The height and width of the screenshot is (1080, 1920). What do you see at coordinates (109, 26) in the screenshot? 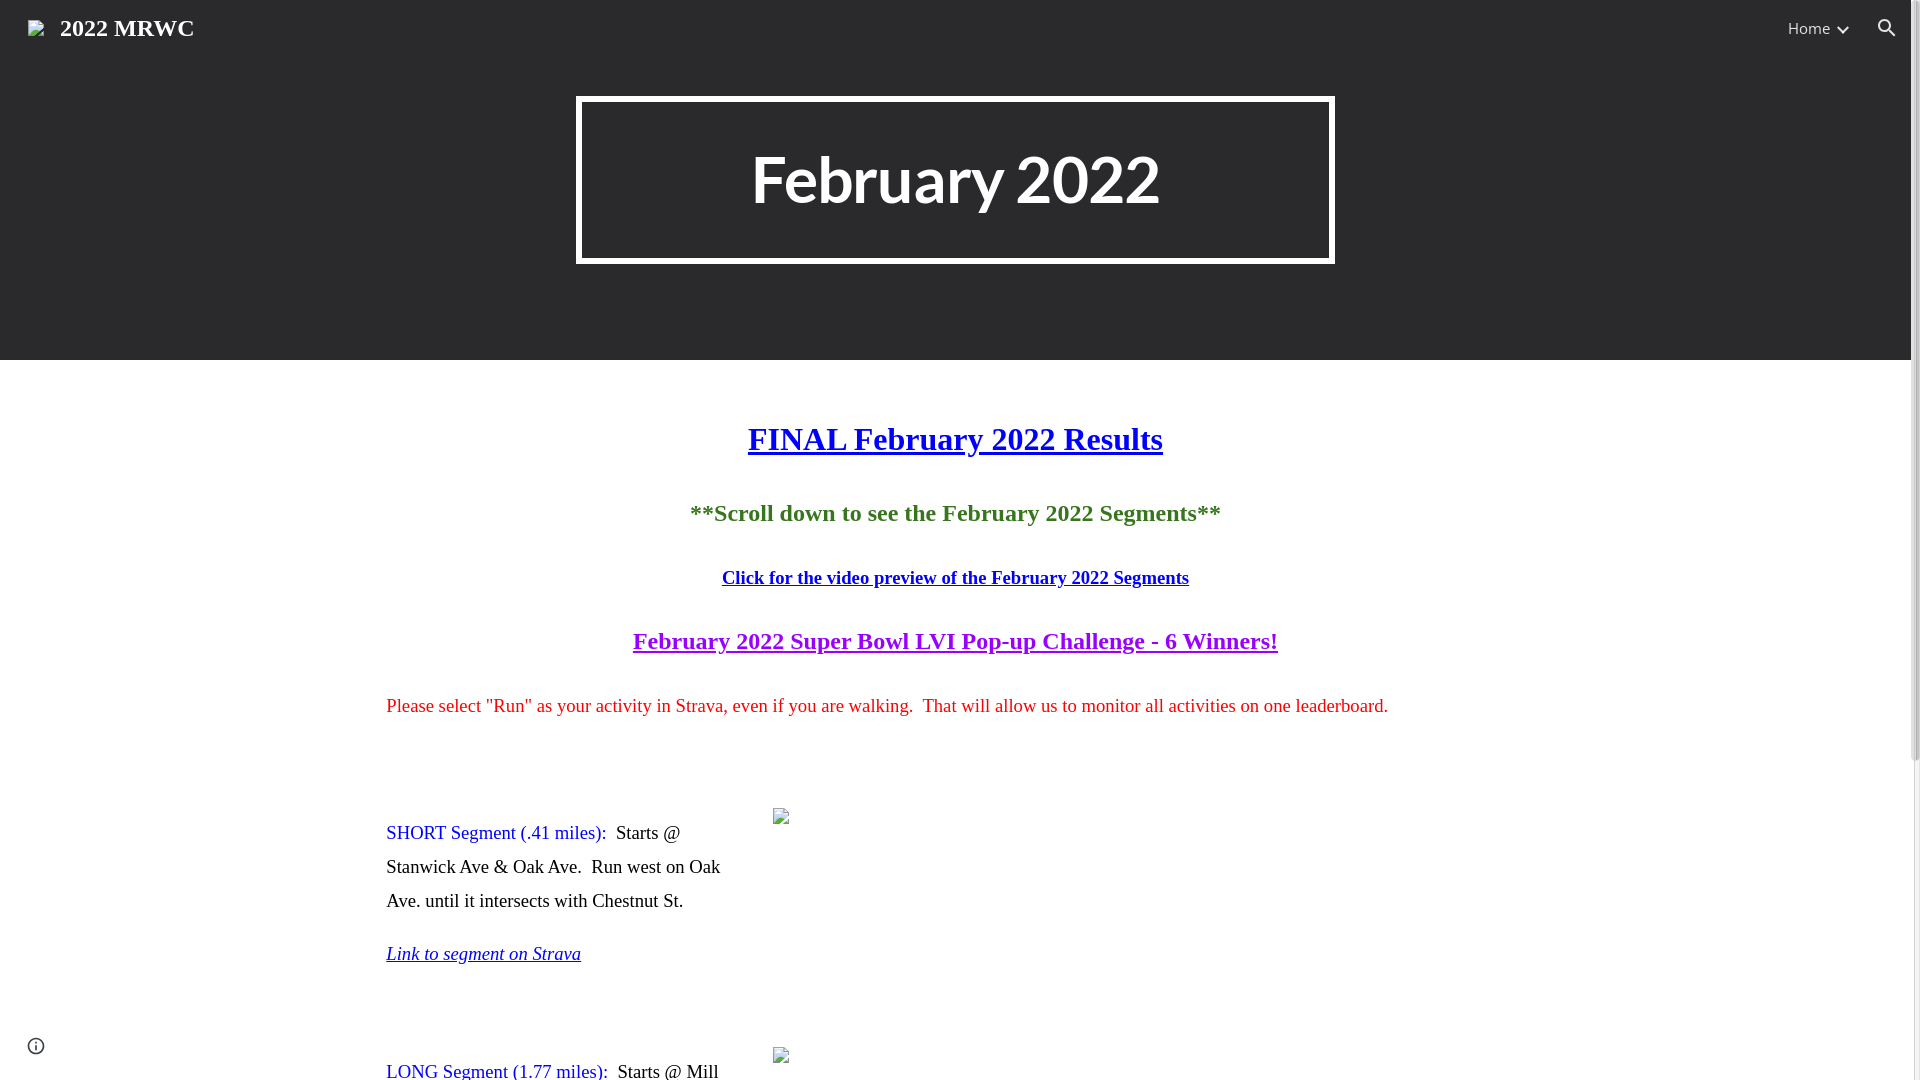
I see `'2022 MRWC'` at bounding box center [109, 26].